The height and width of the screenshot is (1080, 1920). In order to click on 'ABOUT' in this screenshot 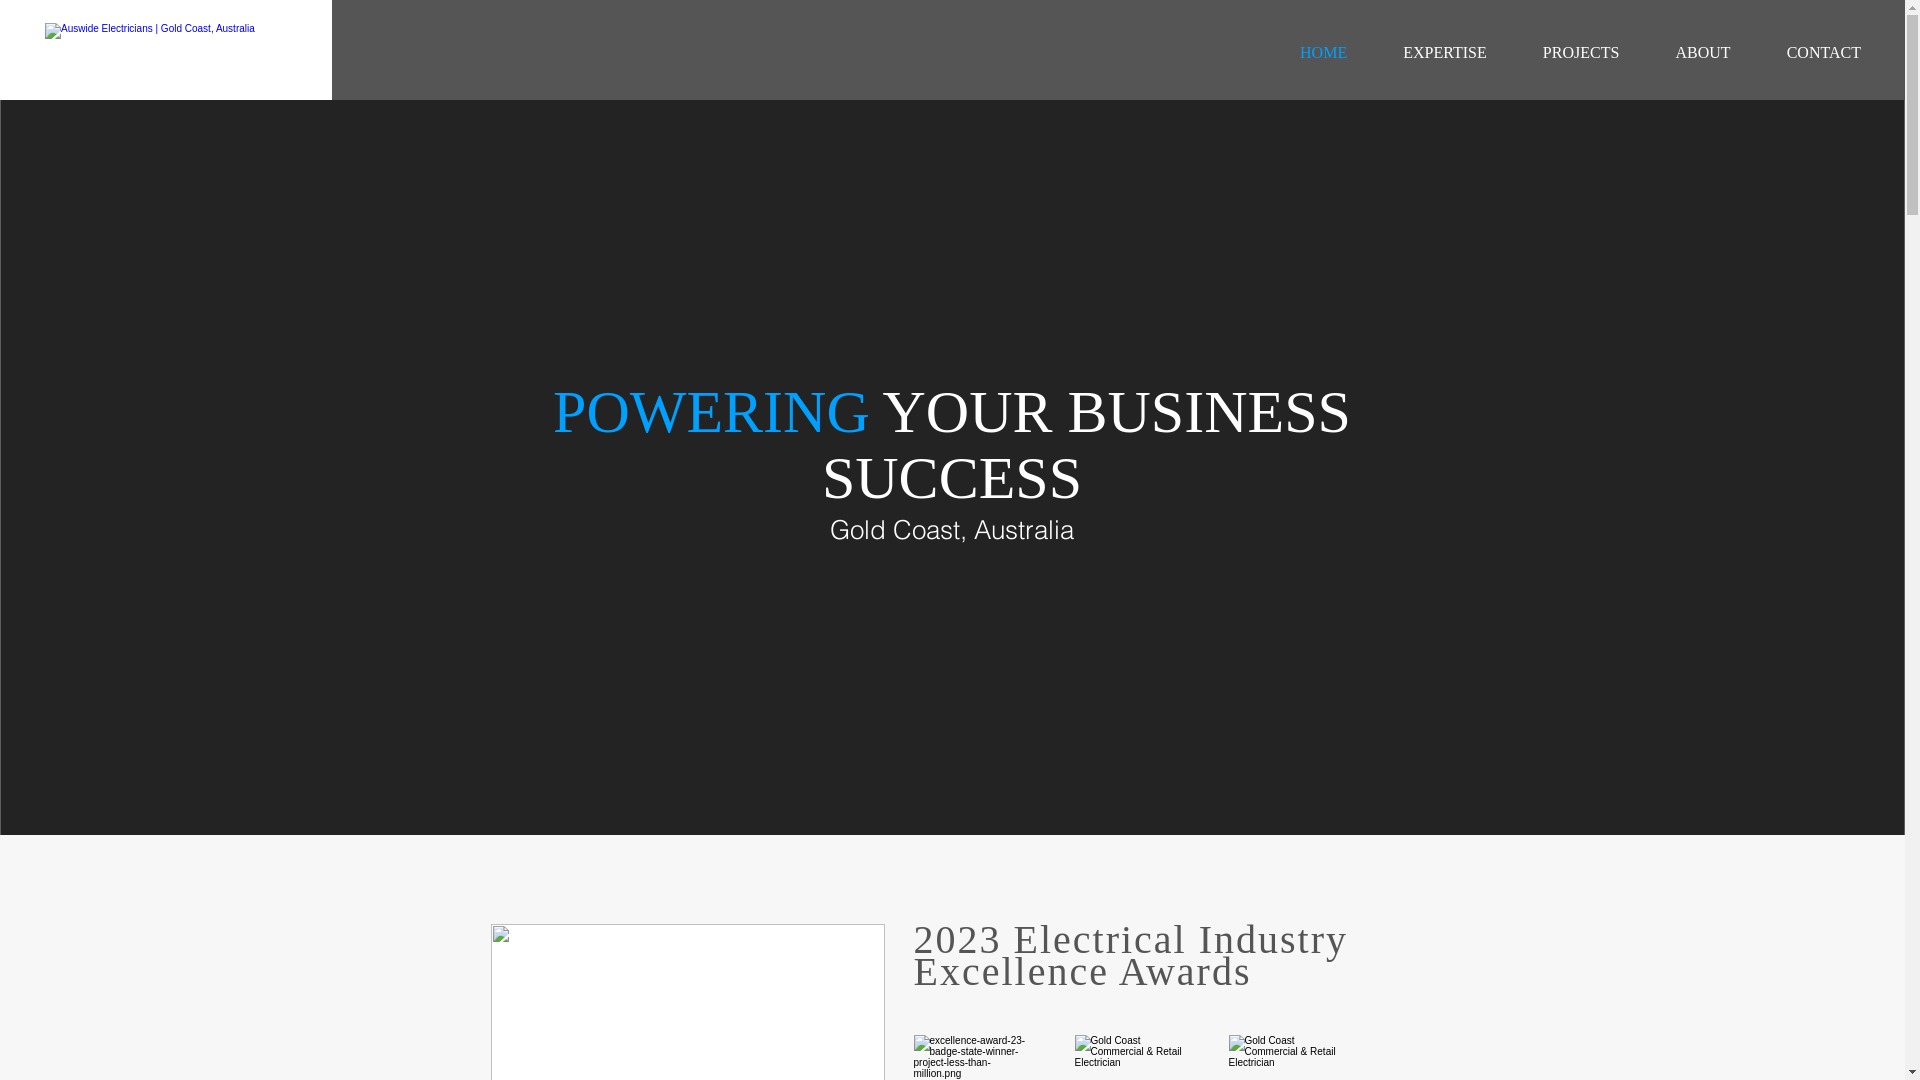, I will do `click(1701, 52)`.